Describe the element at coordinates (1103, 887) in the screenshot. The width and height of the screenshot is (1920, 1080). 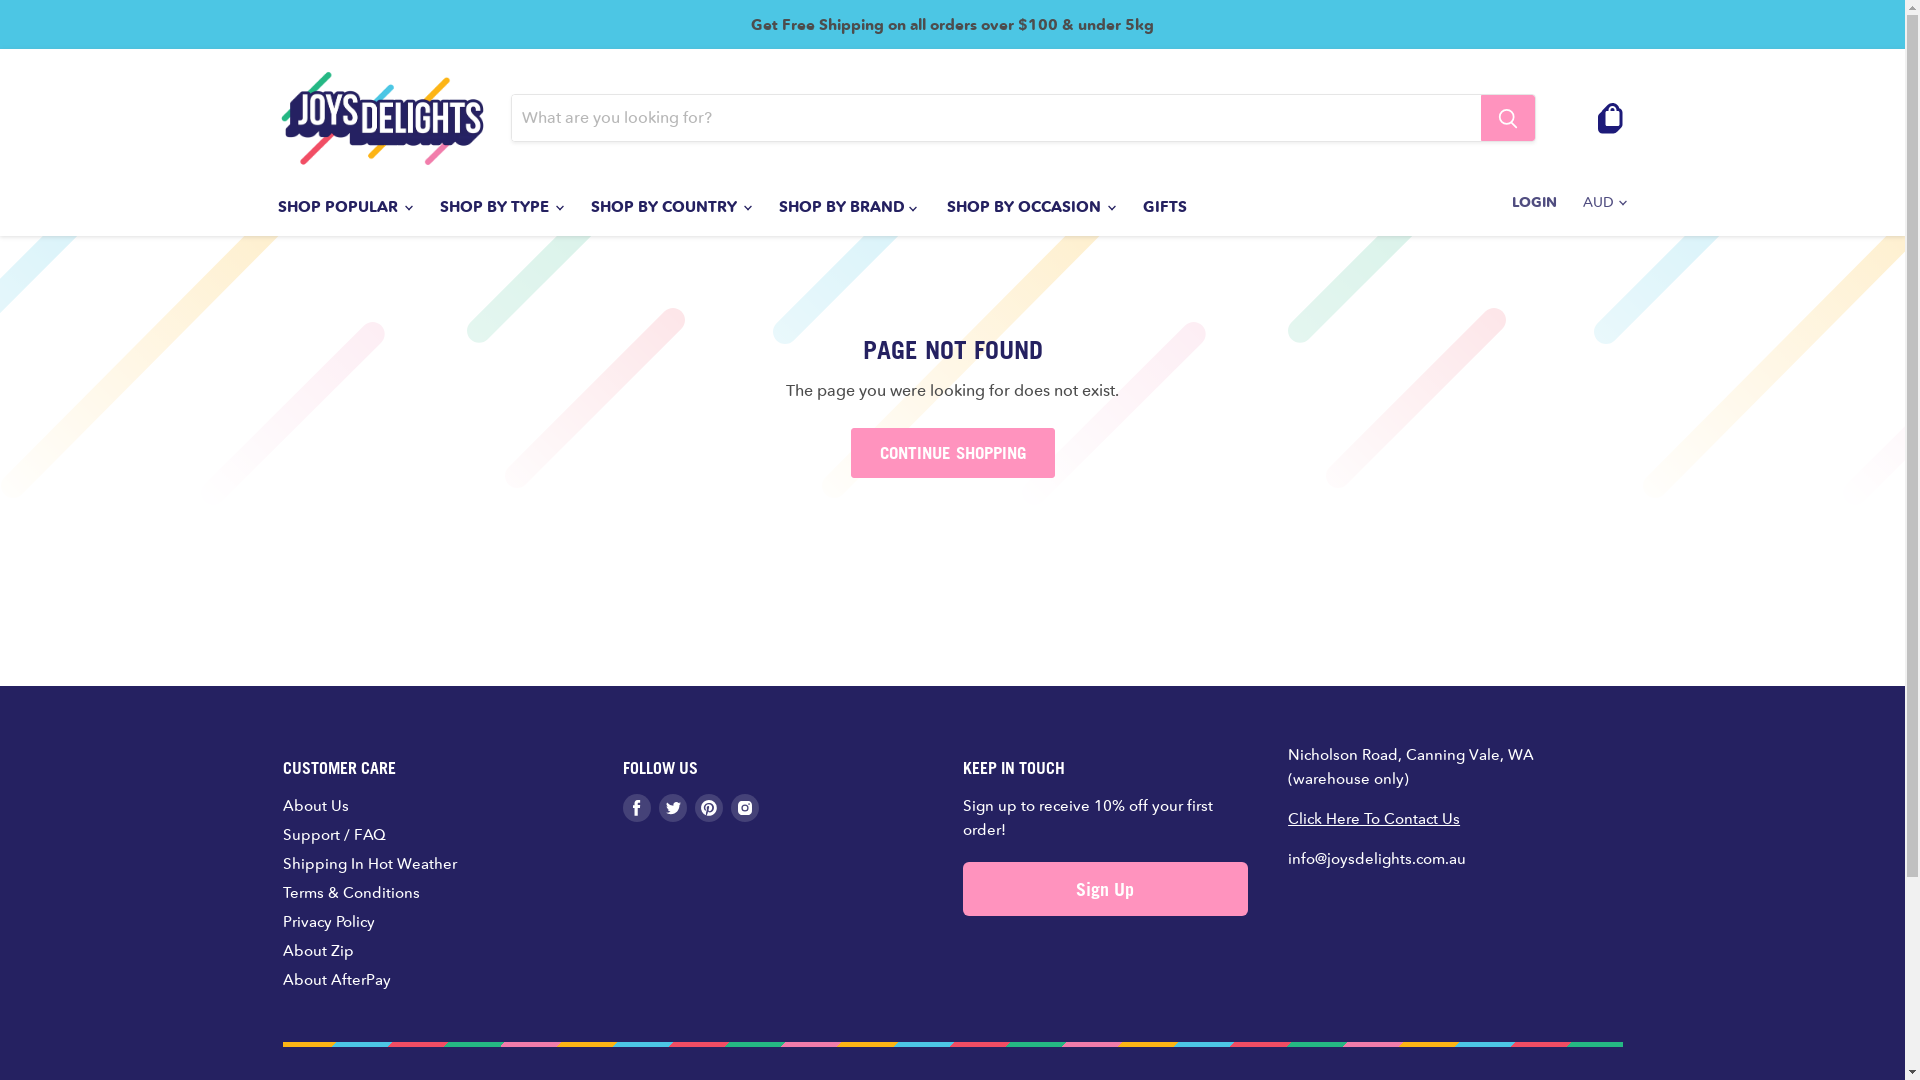
I see `'Sign Up'` at that location.